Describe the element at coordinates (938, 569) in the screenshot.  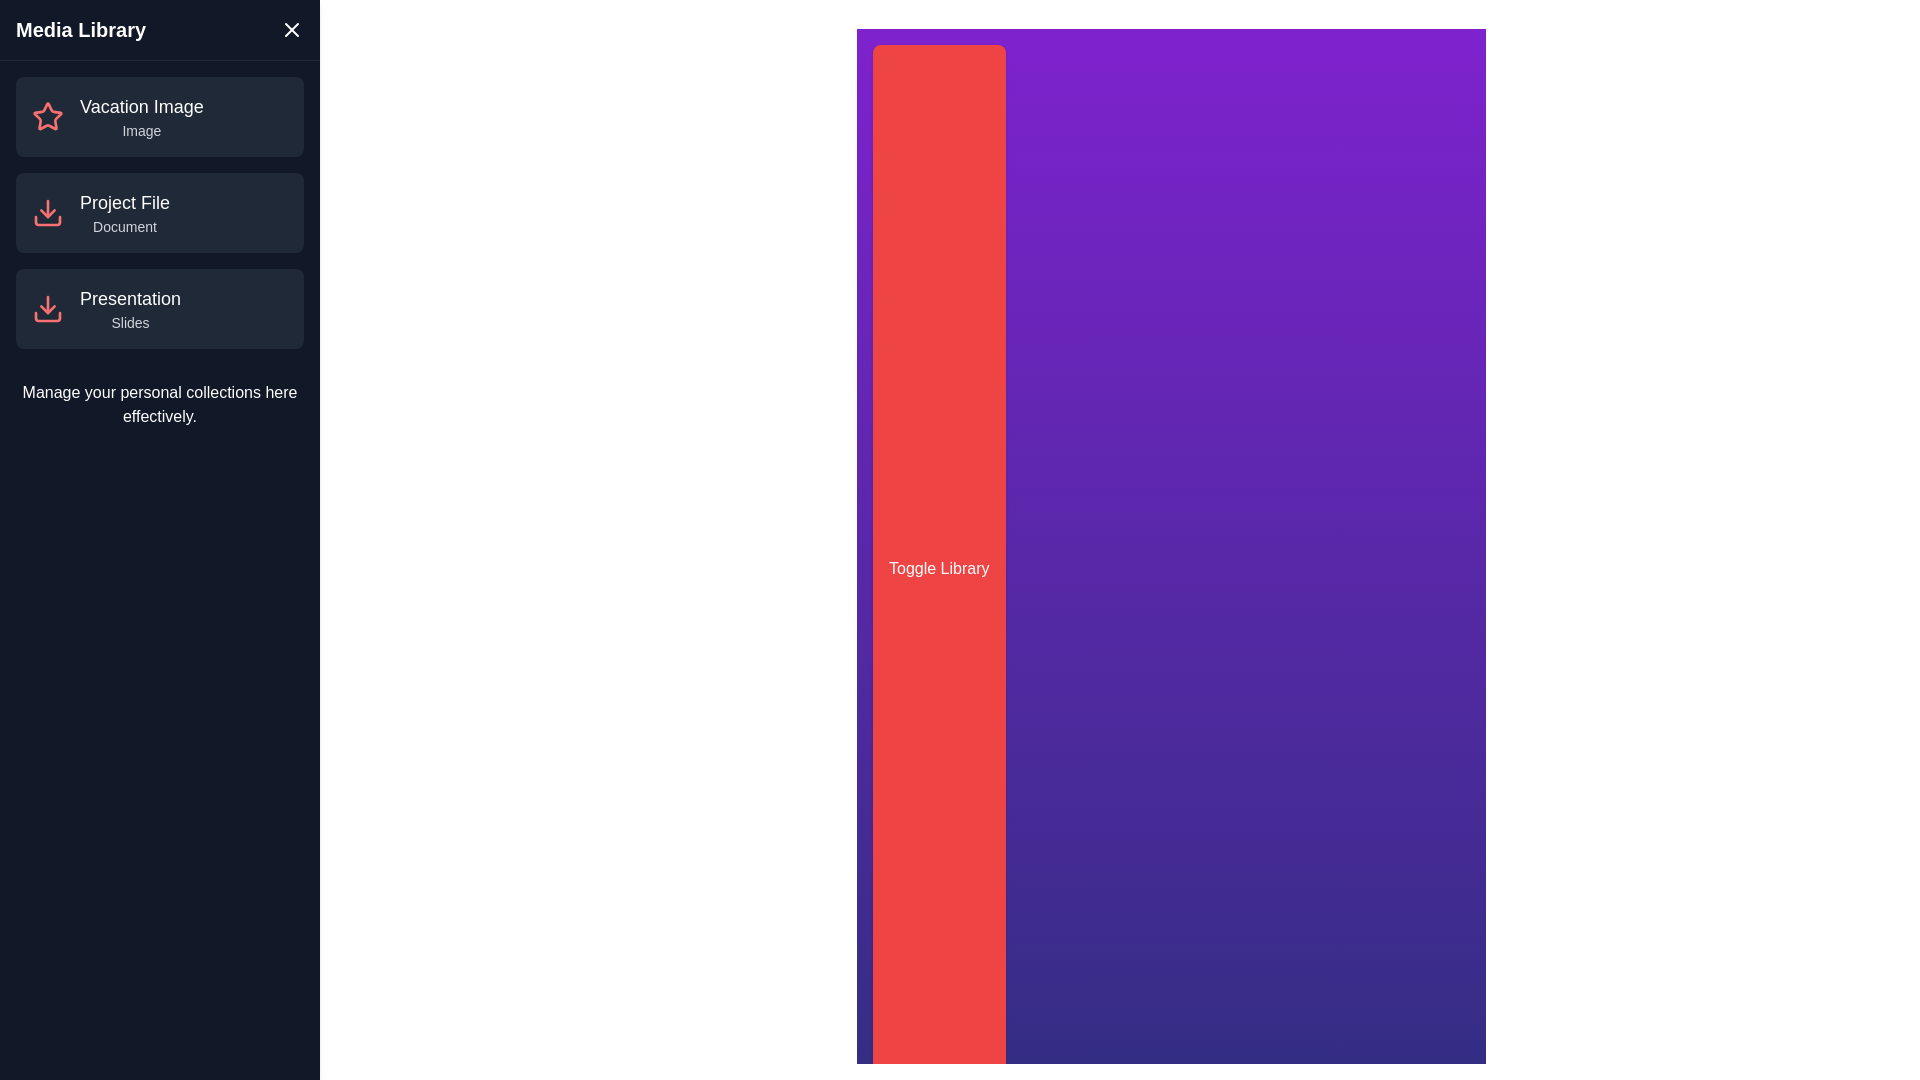
I see `the 'Toggle Library' button to toggle the visibility of the Media Library panel` at that location.